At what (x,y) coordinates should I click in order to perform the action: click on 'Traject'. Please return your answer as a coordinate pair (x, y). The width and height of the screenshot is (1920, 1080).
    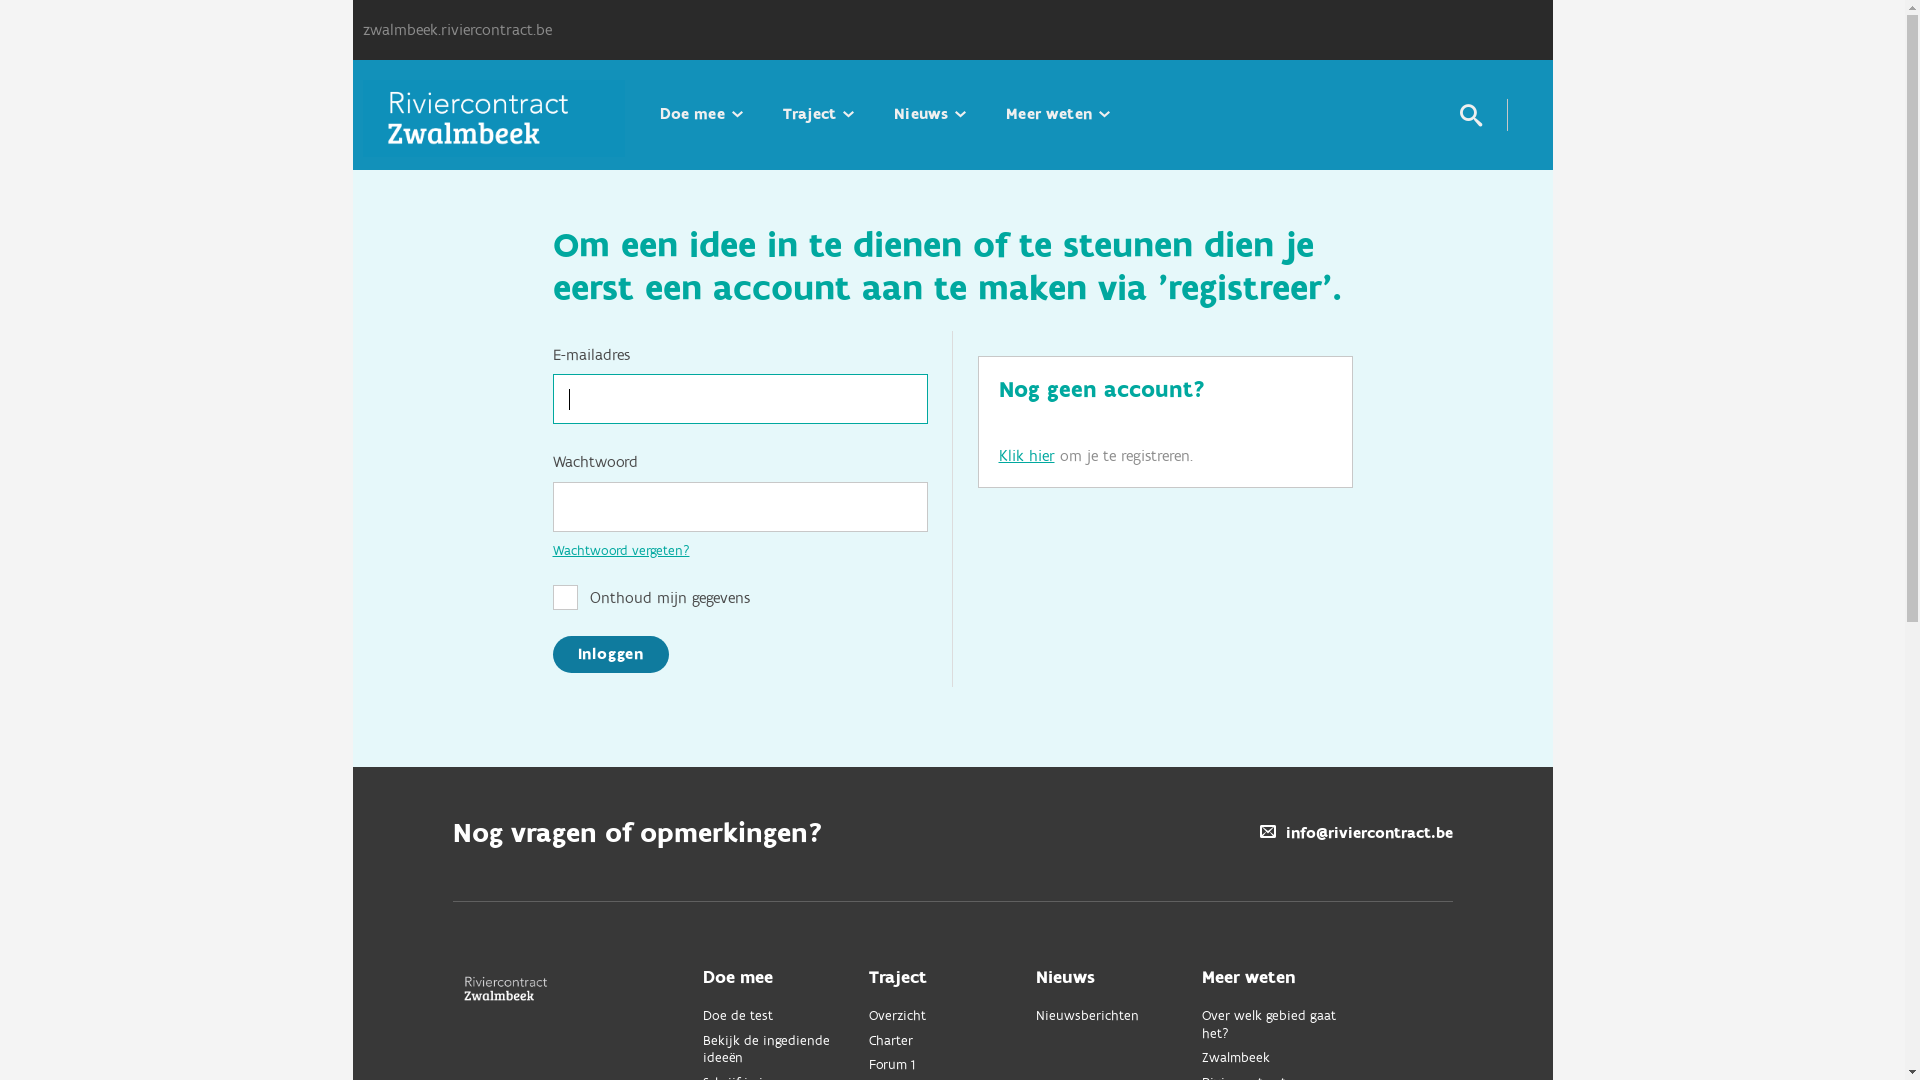
    Looking at the image, I should click on (818, 114).